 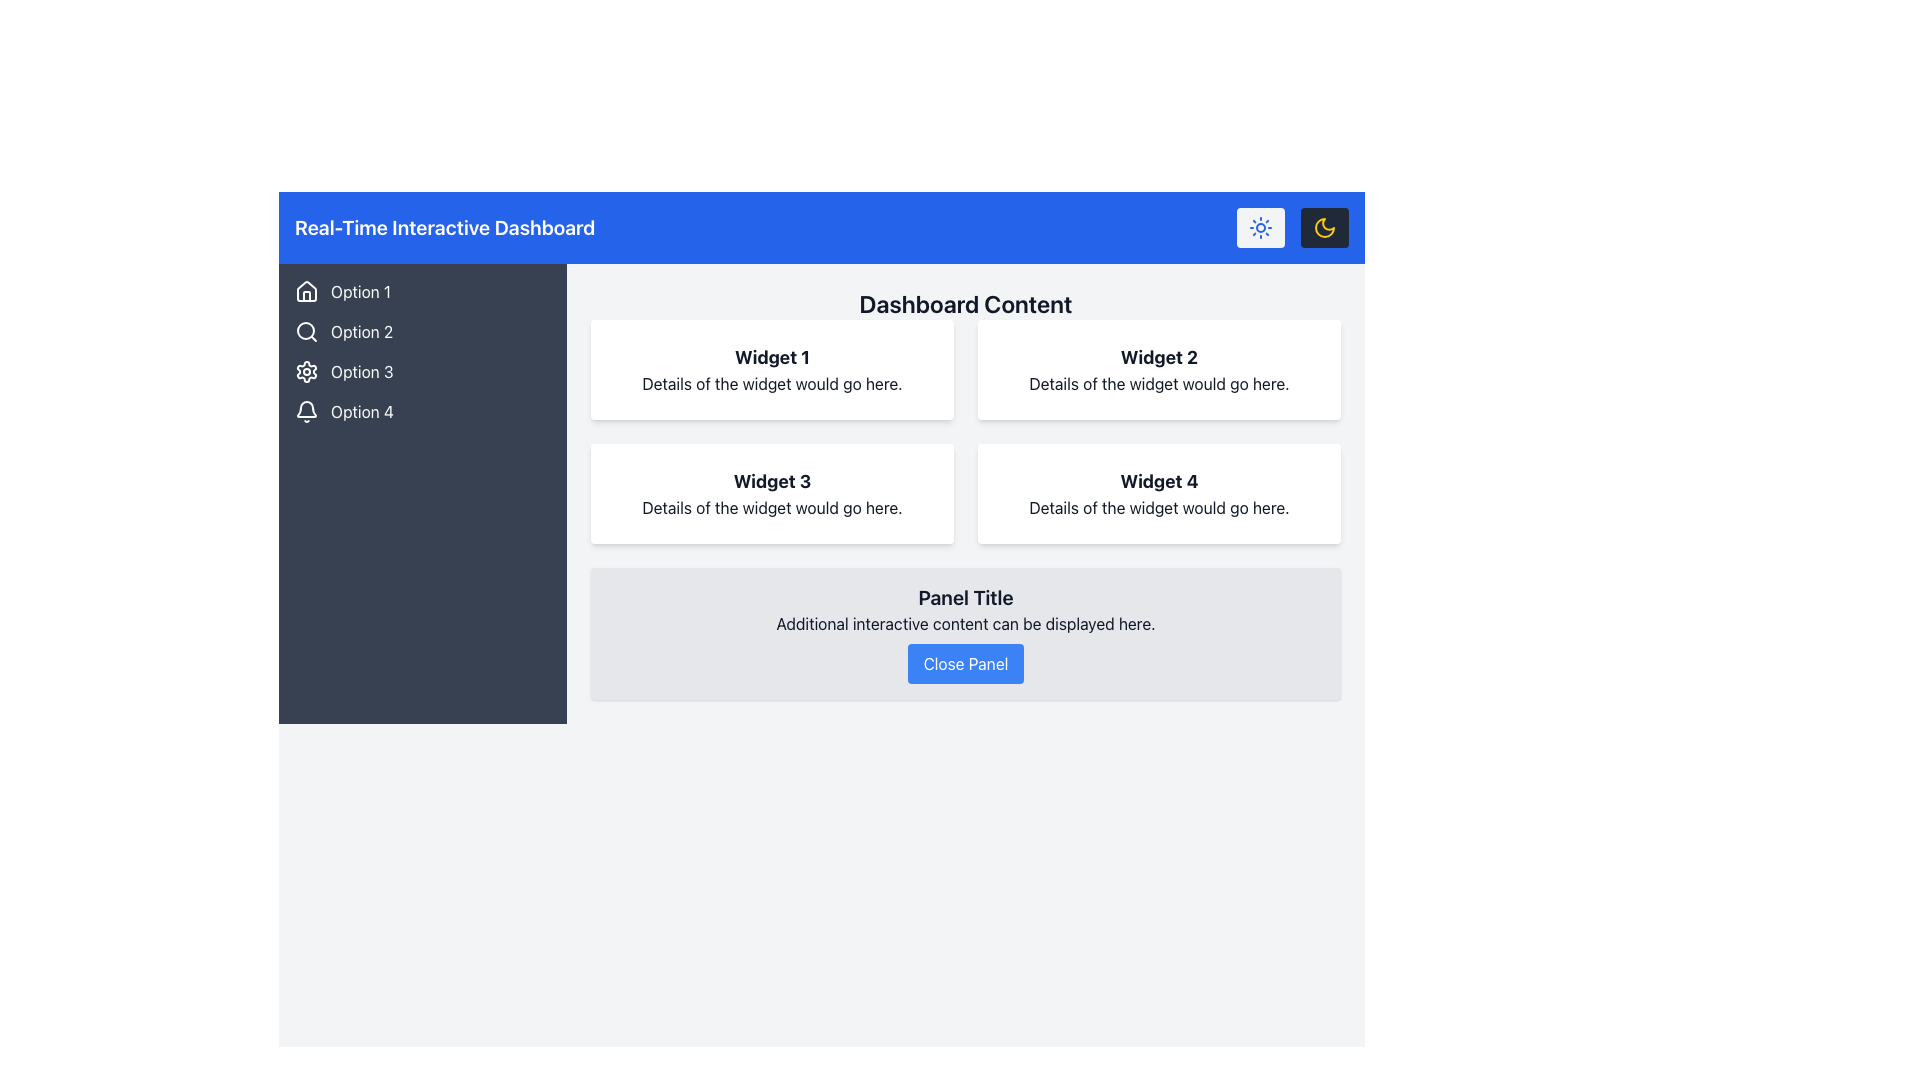 I want to click on the informational Text Label located below the header 'Widget 3' in the middle-left section of the widget grid on the dashboard interface, so click(x=771, y=507).